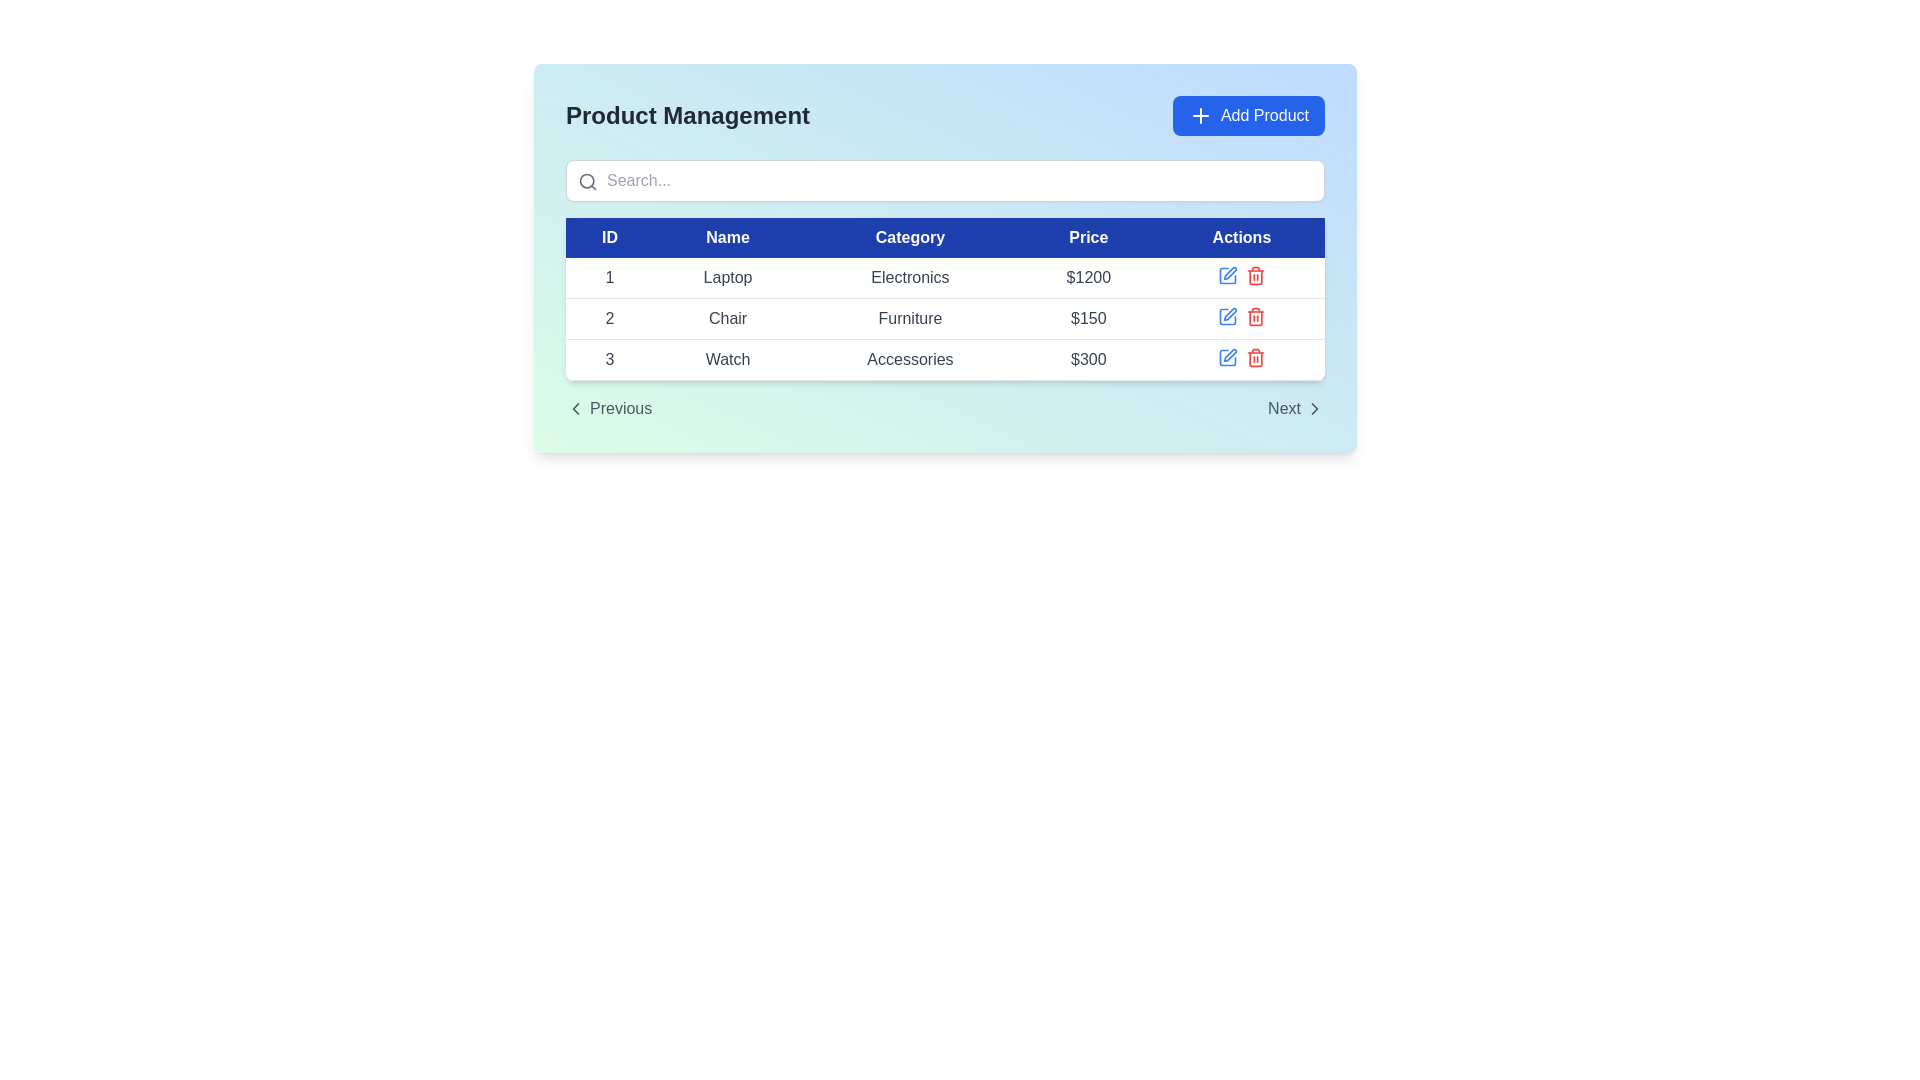 Image resolution: width=1920 pixels, height=1080 pixels. I want to click on the icon button in the 'Actions' column of the first row to initiate editing of the corresponding row's data for the product 'Laptop', so click(1227, 276).